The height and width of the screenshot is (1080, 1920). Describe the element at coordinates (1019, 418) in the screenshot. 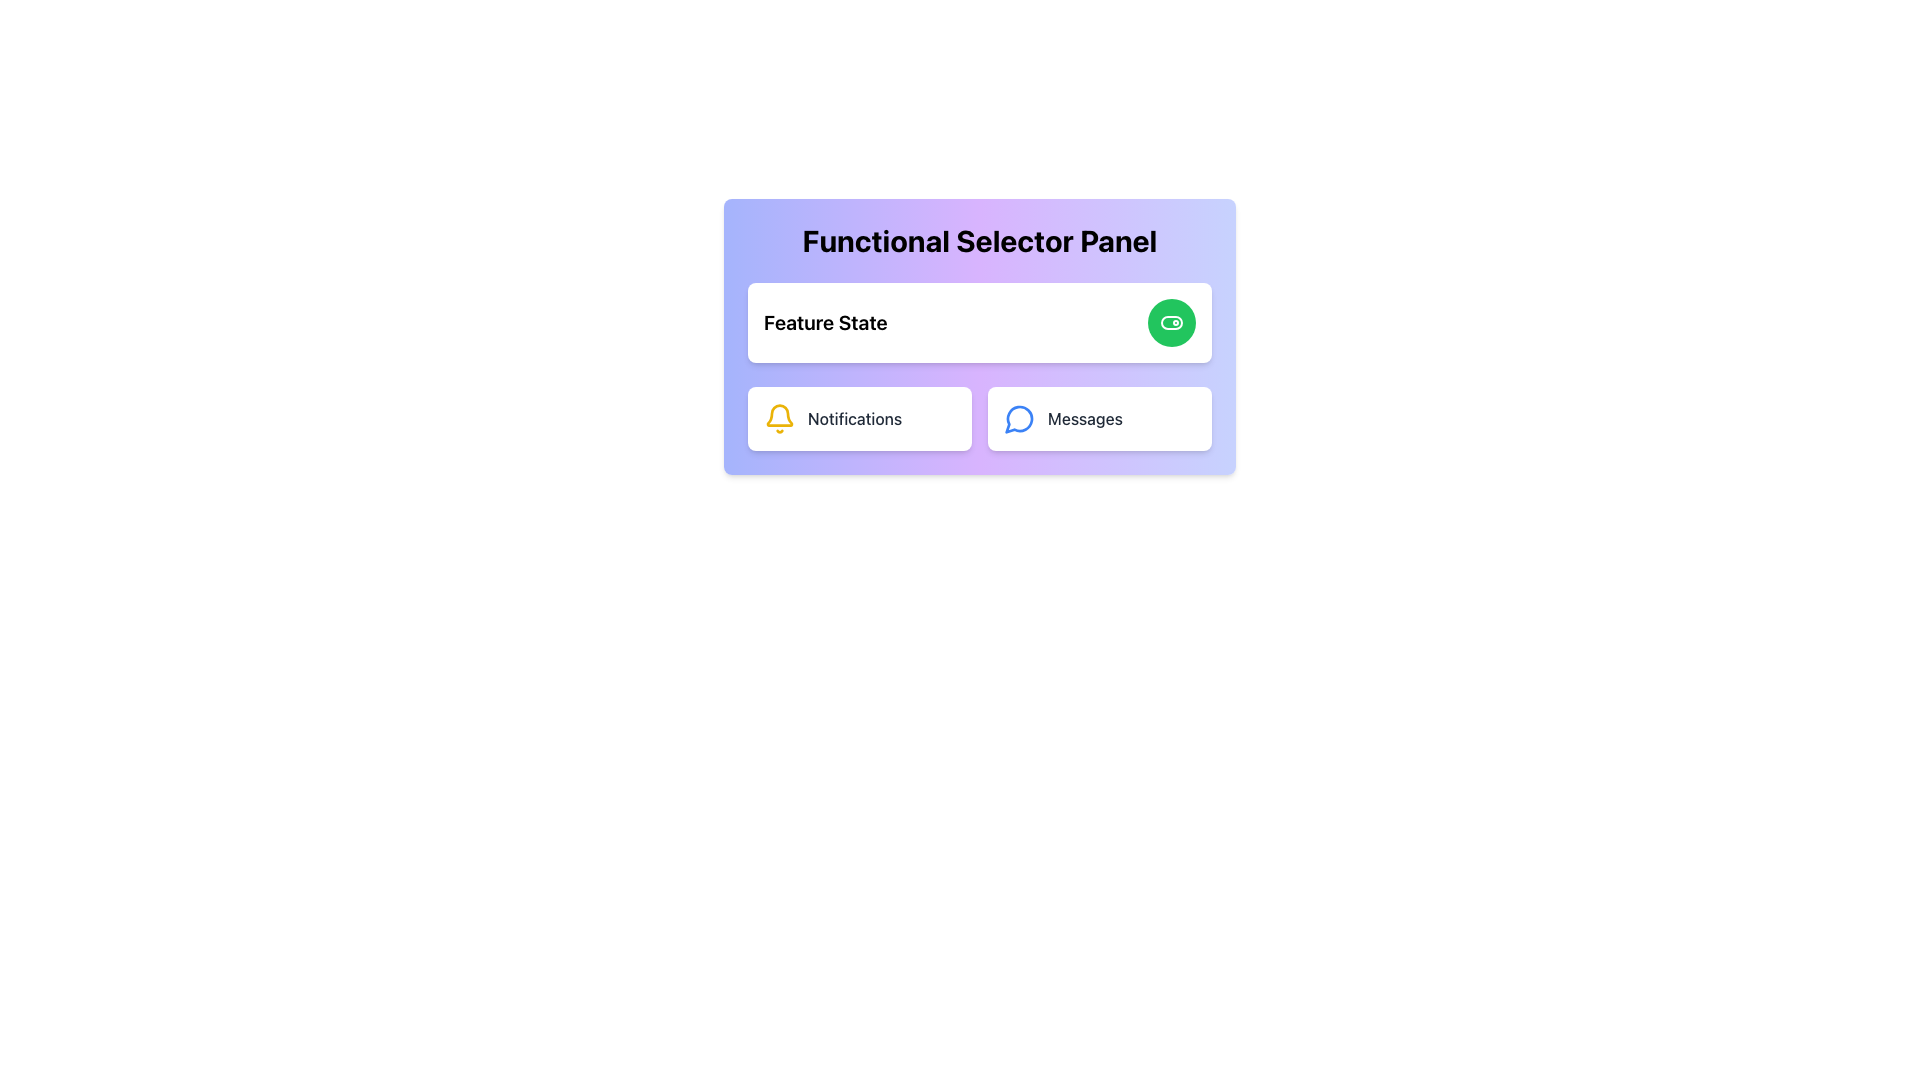

I see `the message icon located to the left of the 'Messages' text inside the card in the lower-right section of the purple 'Functional Selector Panel'` at that location.